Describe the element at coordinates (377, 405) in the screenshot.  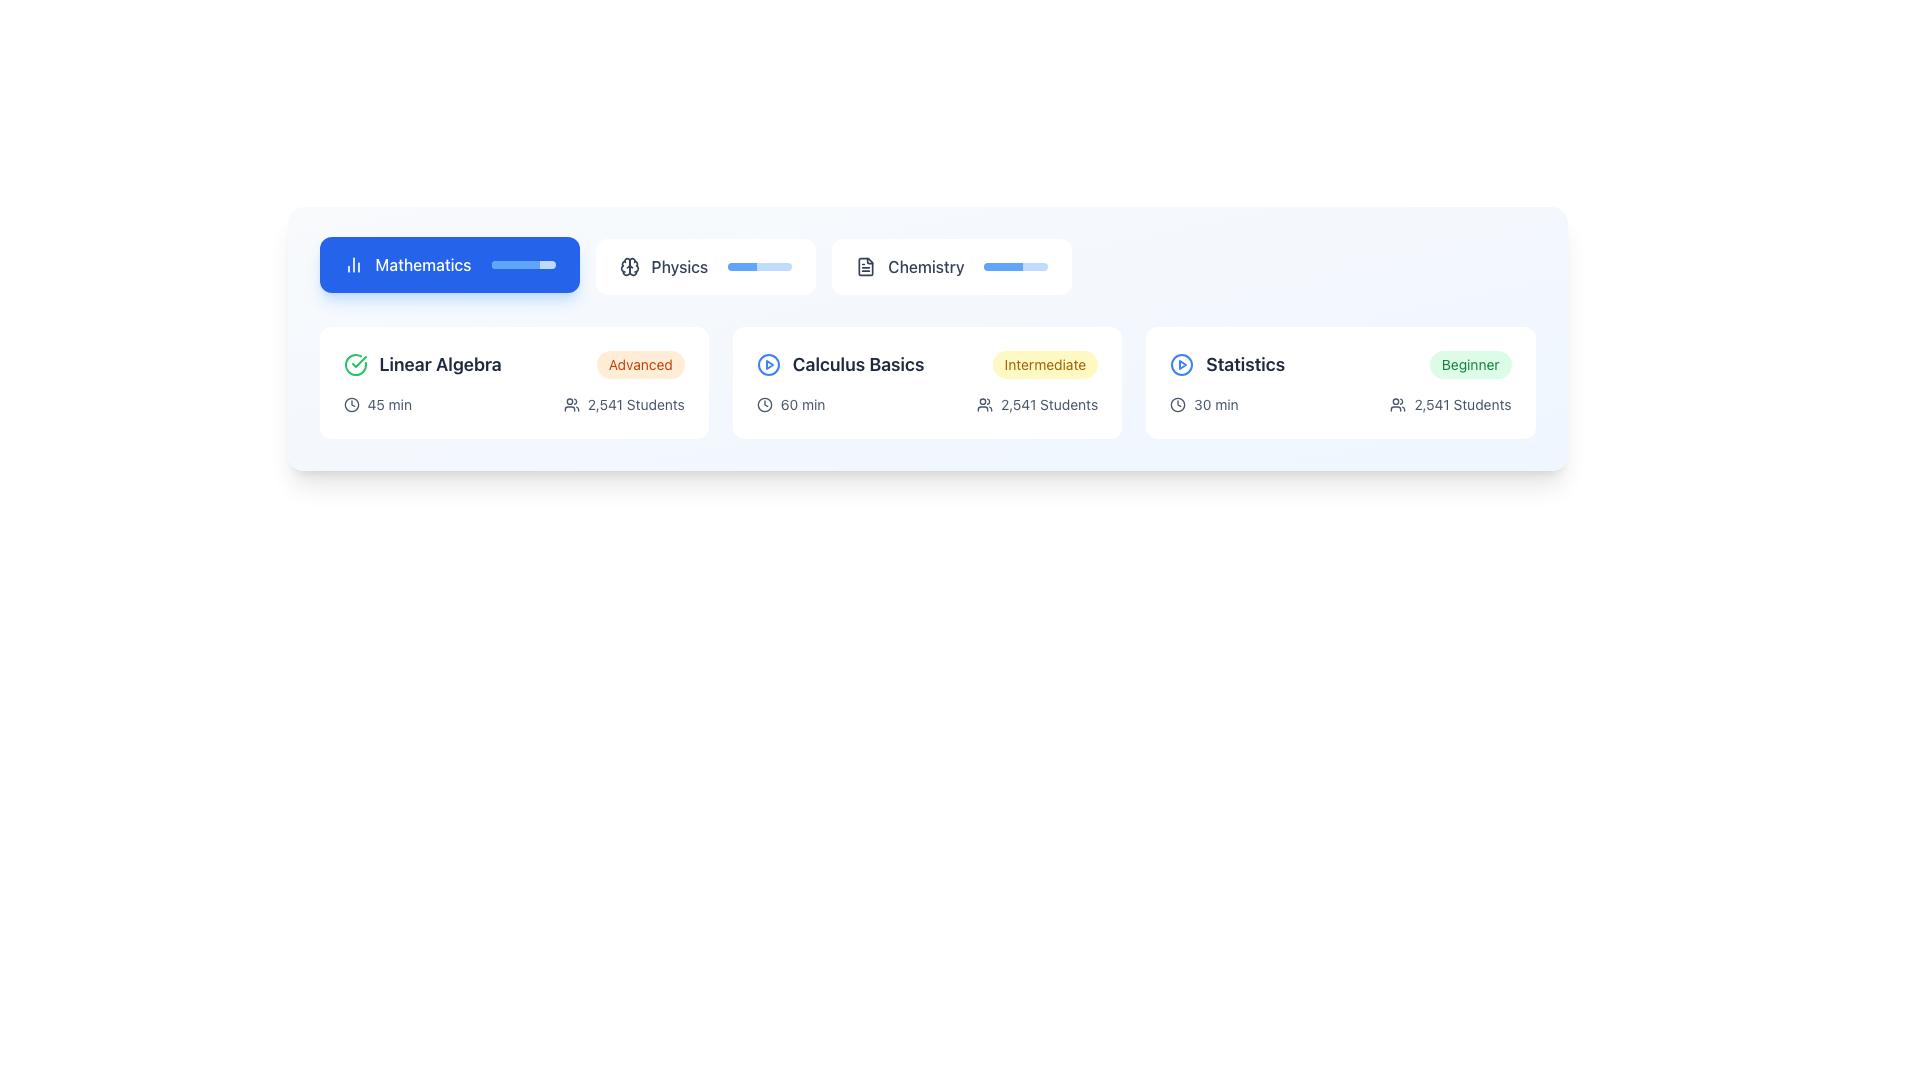
I see `information from the Metadata indicator element displaying '45 min' next to the user count in the 'Linear Algebra' course card` at that location.